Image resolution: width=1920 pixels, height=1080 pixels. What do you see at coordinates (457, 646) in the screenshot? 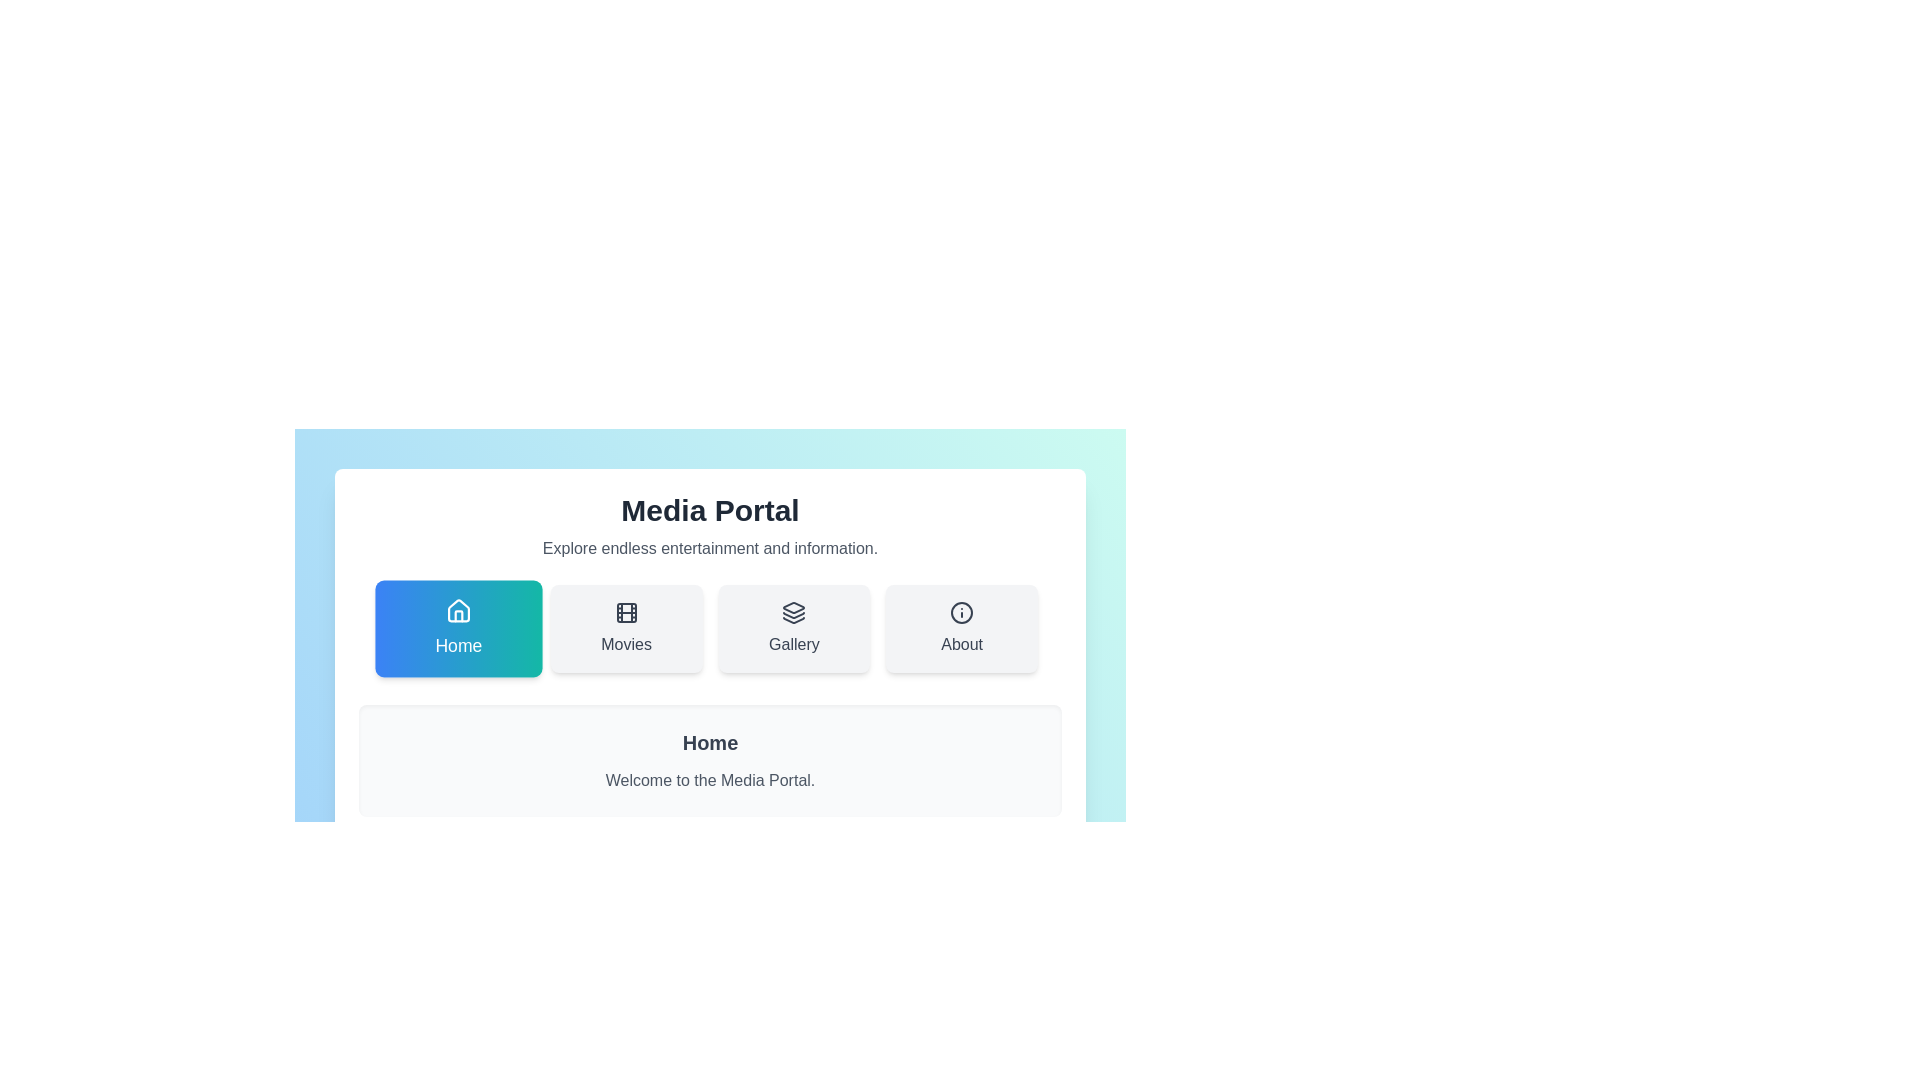
I see `displayed text of the 'Home' label located under the house-shaped icon in the top-left corner of the navigation section` at bounding box center [457, 646].